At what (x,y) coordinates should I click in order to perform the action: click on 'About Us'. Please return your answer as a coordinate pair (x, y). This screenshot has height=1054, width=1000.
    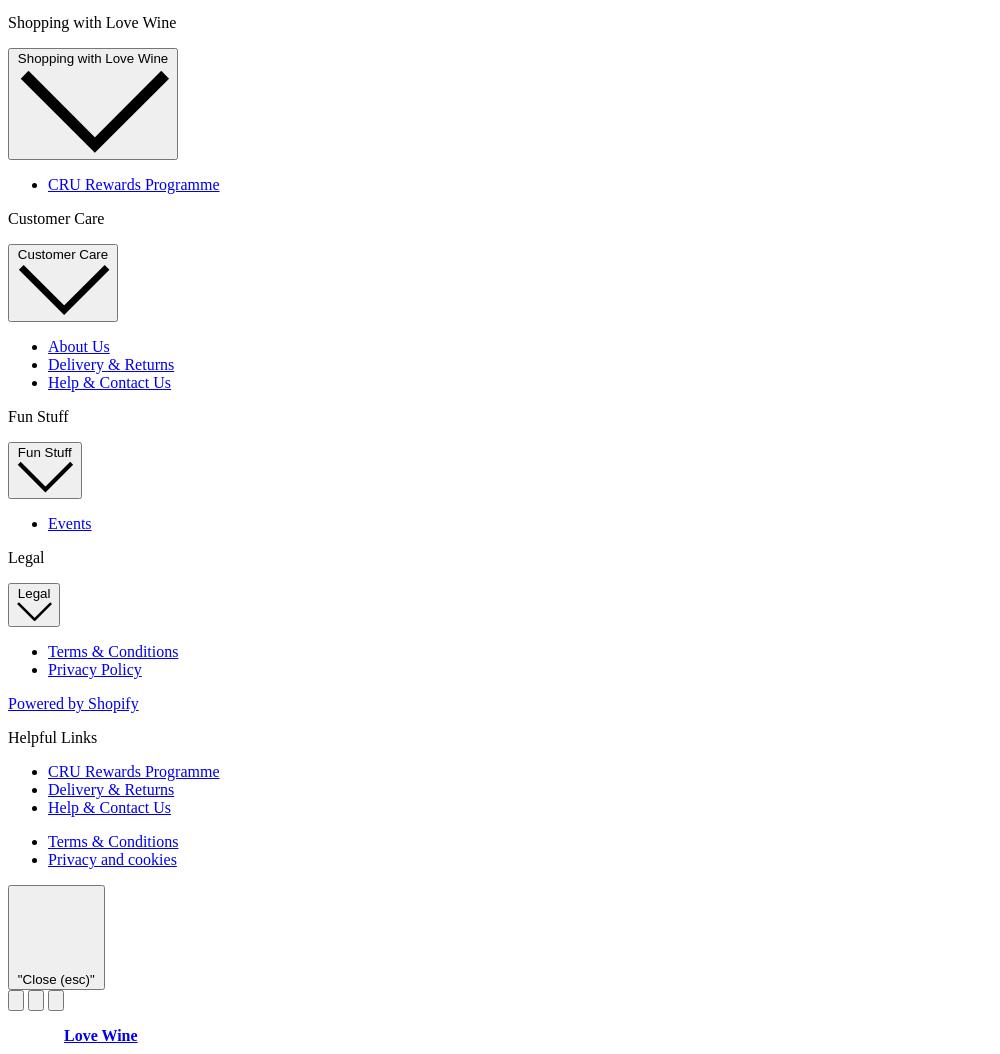
    Looking at the image, I should click on (77, 345).